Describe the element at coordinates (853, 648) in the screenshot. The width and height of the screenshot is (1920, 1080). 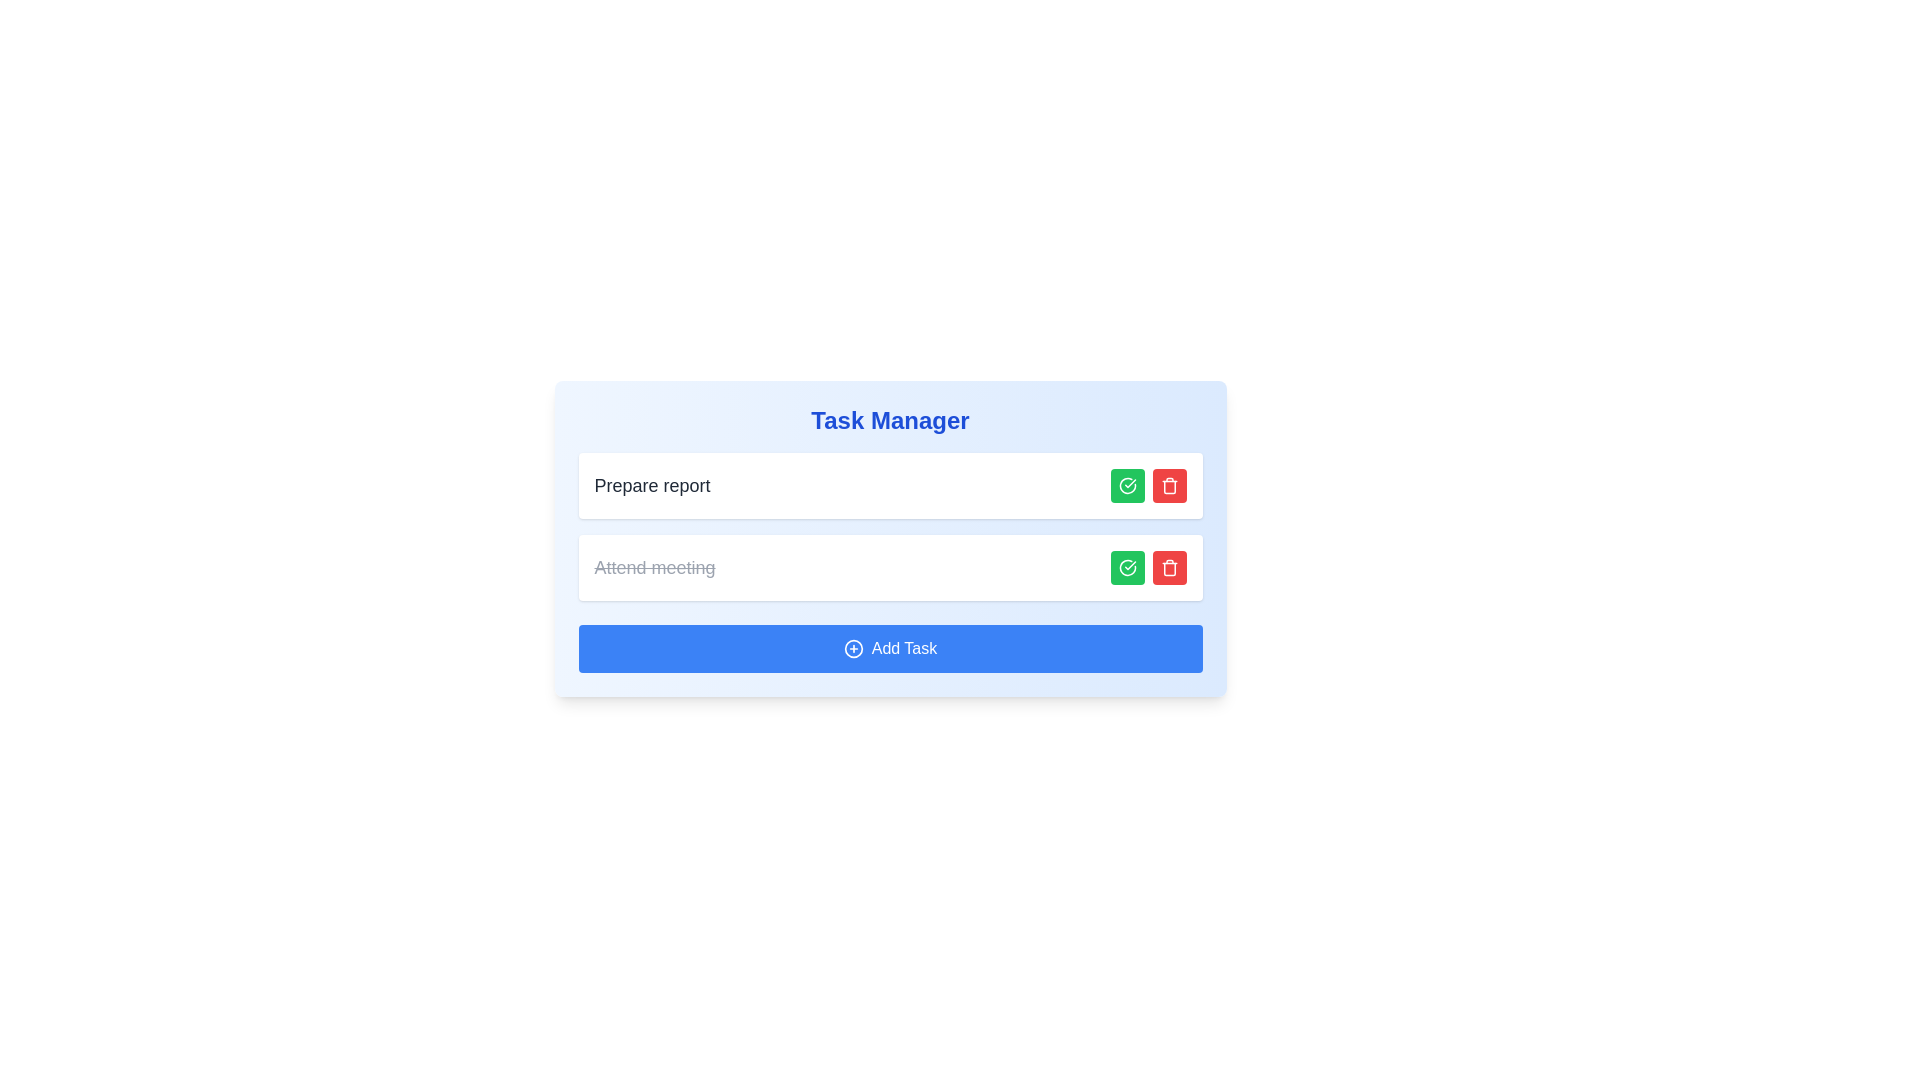
I see `the decorative SVG circle that symbolizes adding or creating a new task, which is part of the 'Add Task' button located at the bottom-center of the interface` at that location.